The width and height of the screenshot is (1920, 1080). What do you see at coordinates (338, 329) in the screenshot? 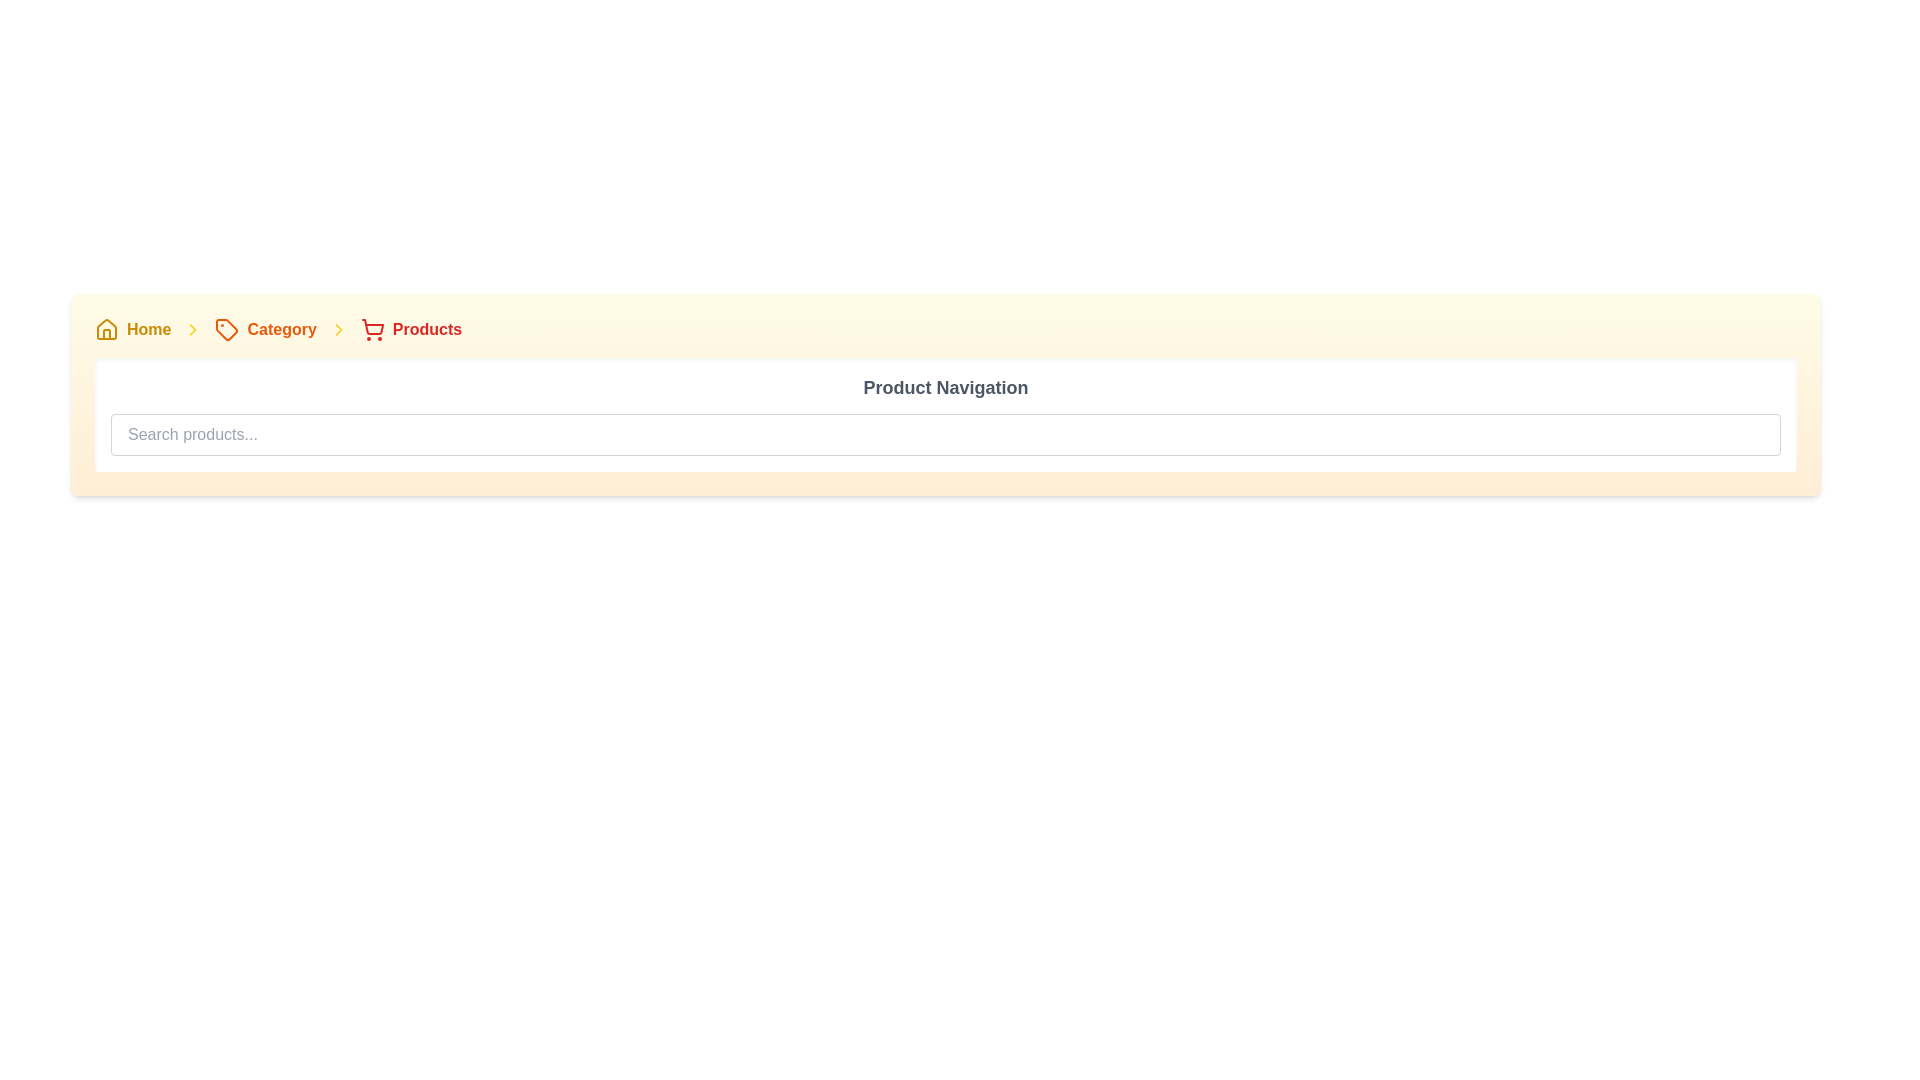
I see `the small right-pointing chevron icon that separates the 'Category' label from the 'Products' label in the breadcrumb navigation bar` at bounding box center [338, 329].